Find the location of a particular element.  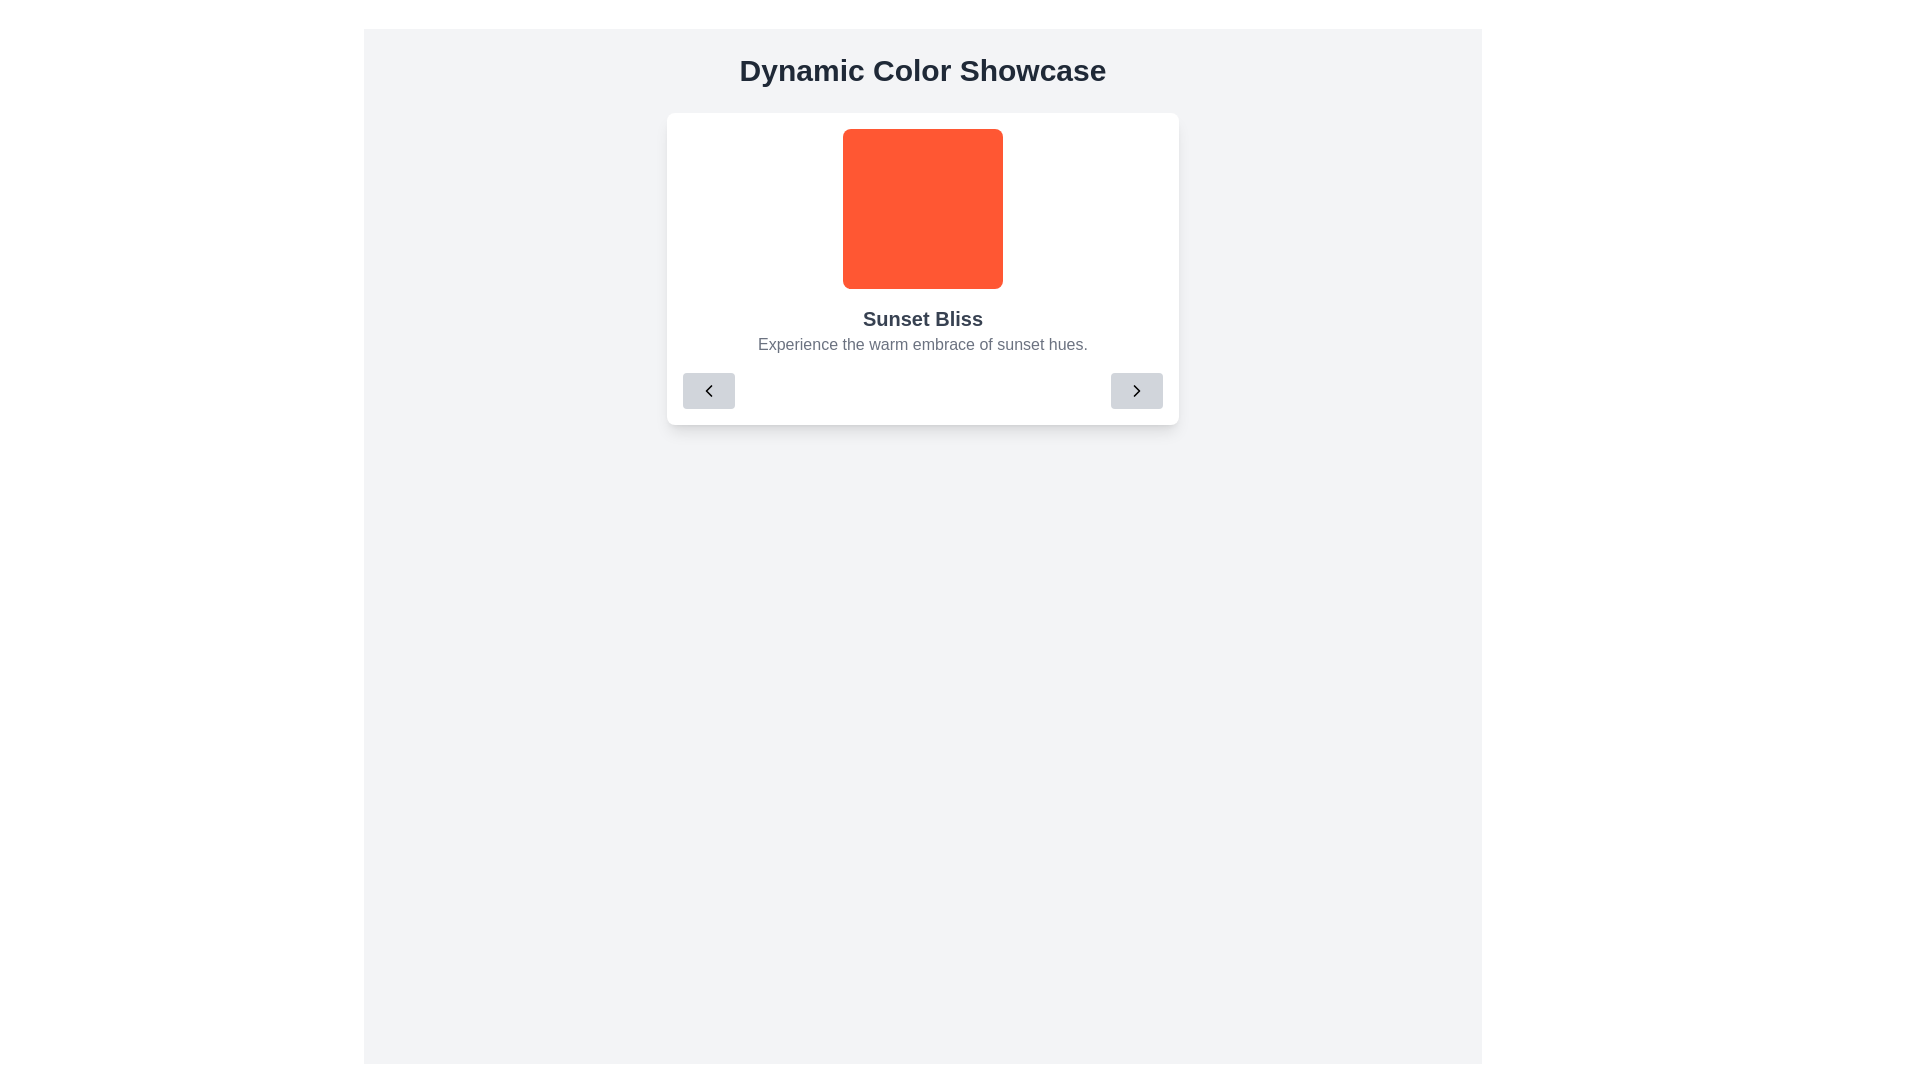

the Decorative box centered within the white card titled 'Sunset Bliss', which showcases color and highlights the card's content is located at coordinates (921, 208).